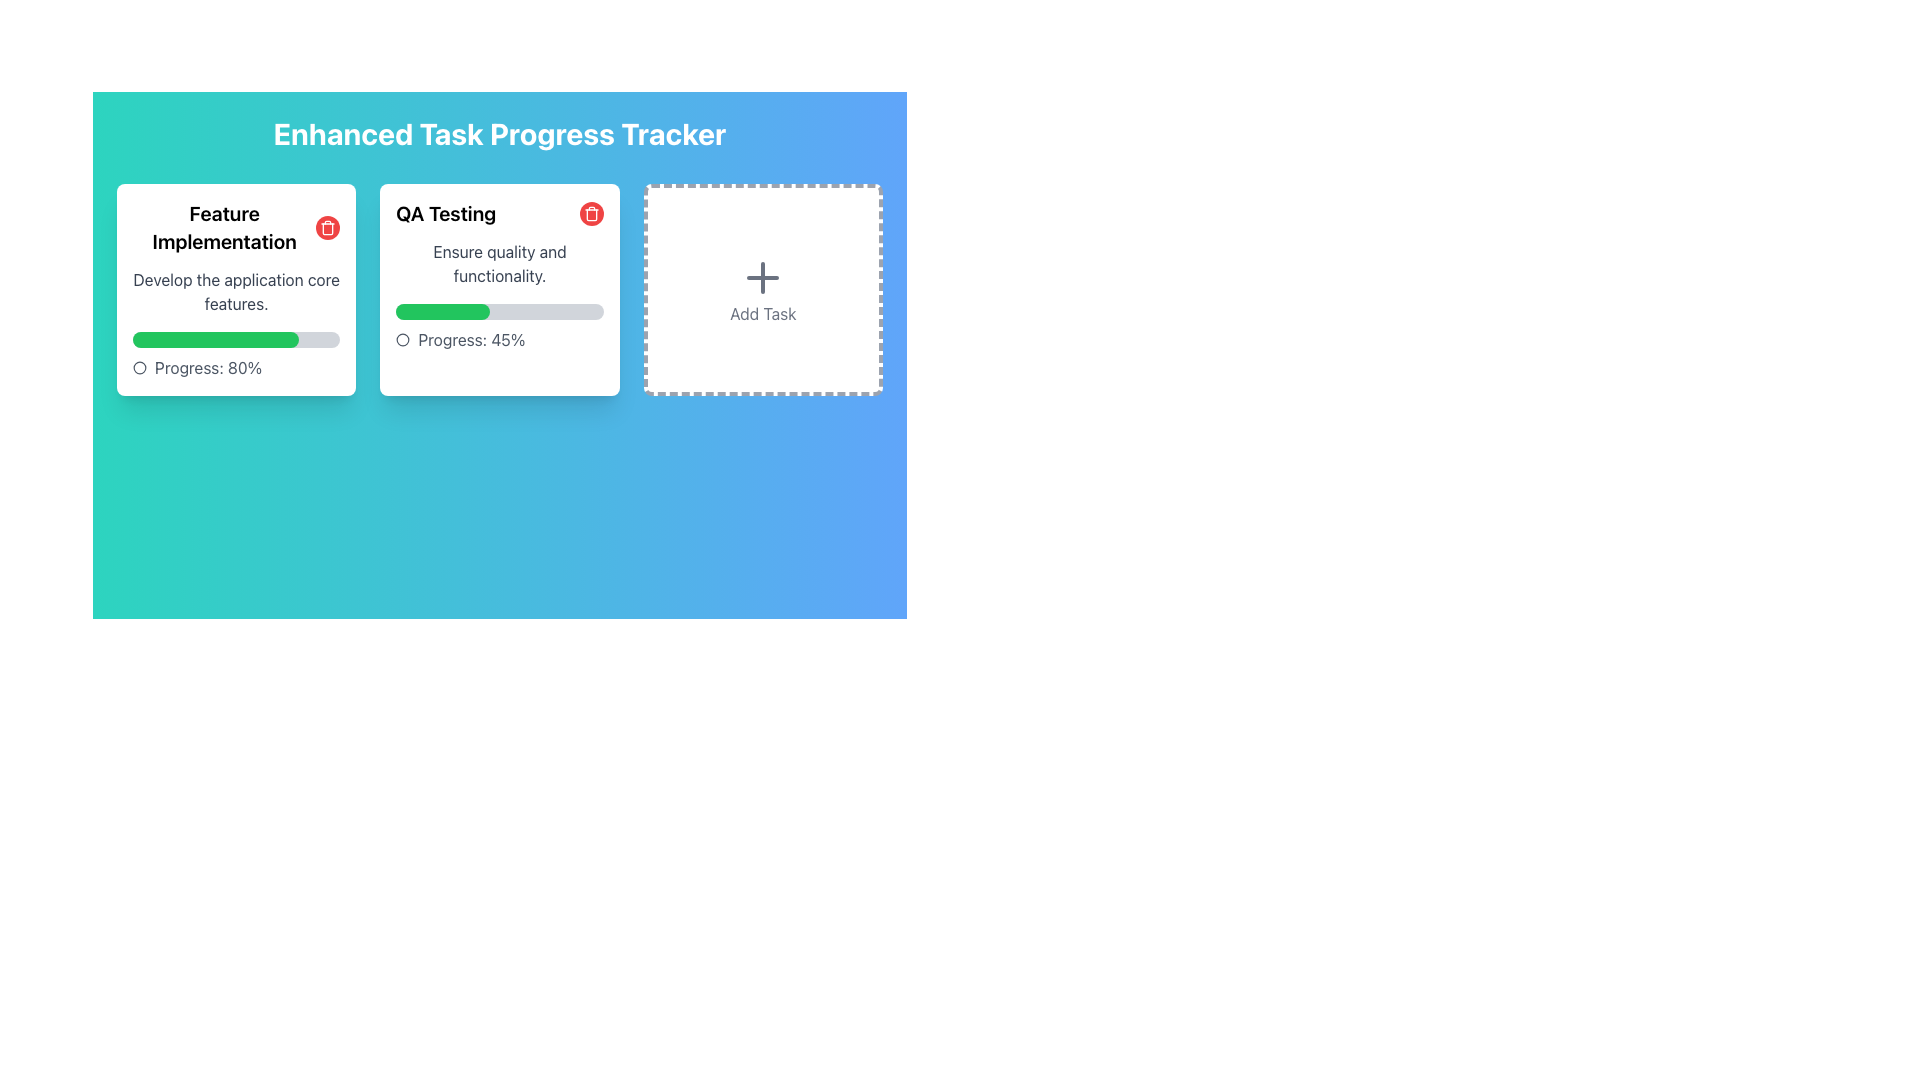  I want to click on the surrounding area of the 'Progress: 45%' text element, which is located at the bottom of the 'QA Testing' task card and includes a small circular icon on the left, so click(499, 338).